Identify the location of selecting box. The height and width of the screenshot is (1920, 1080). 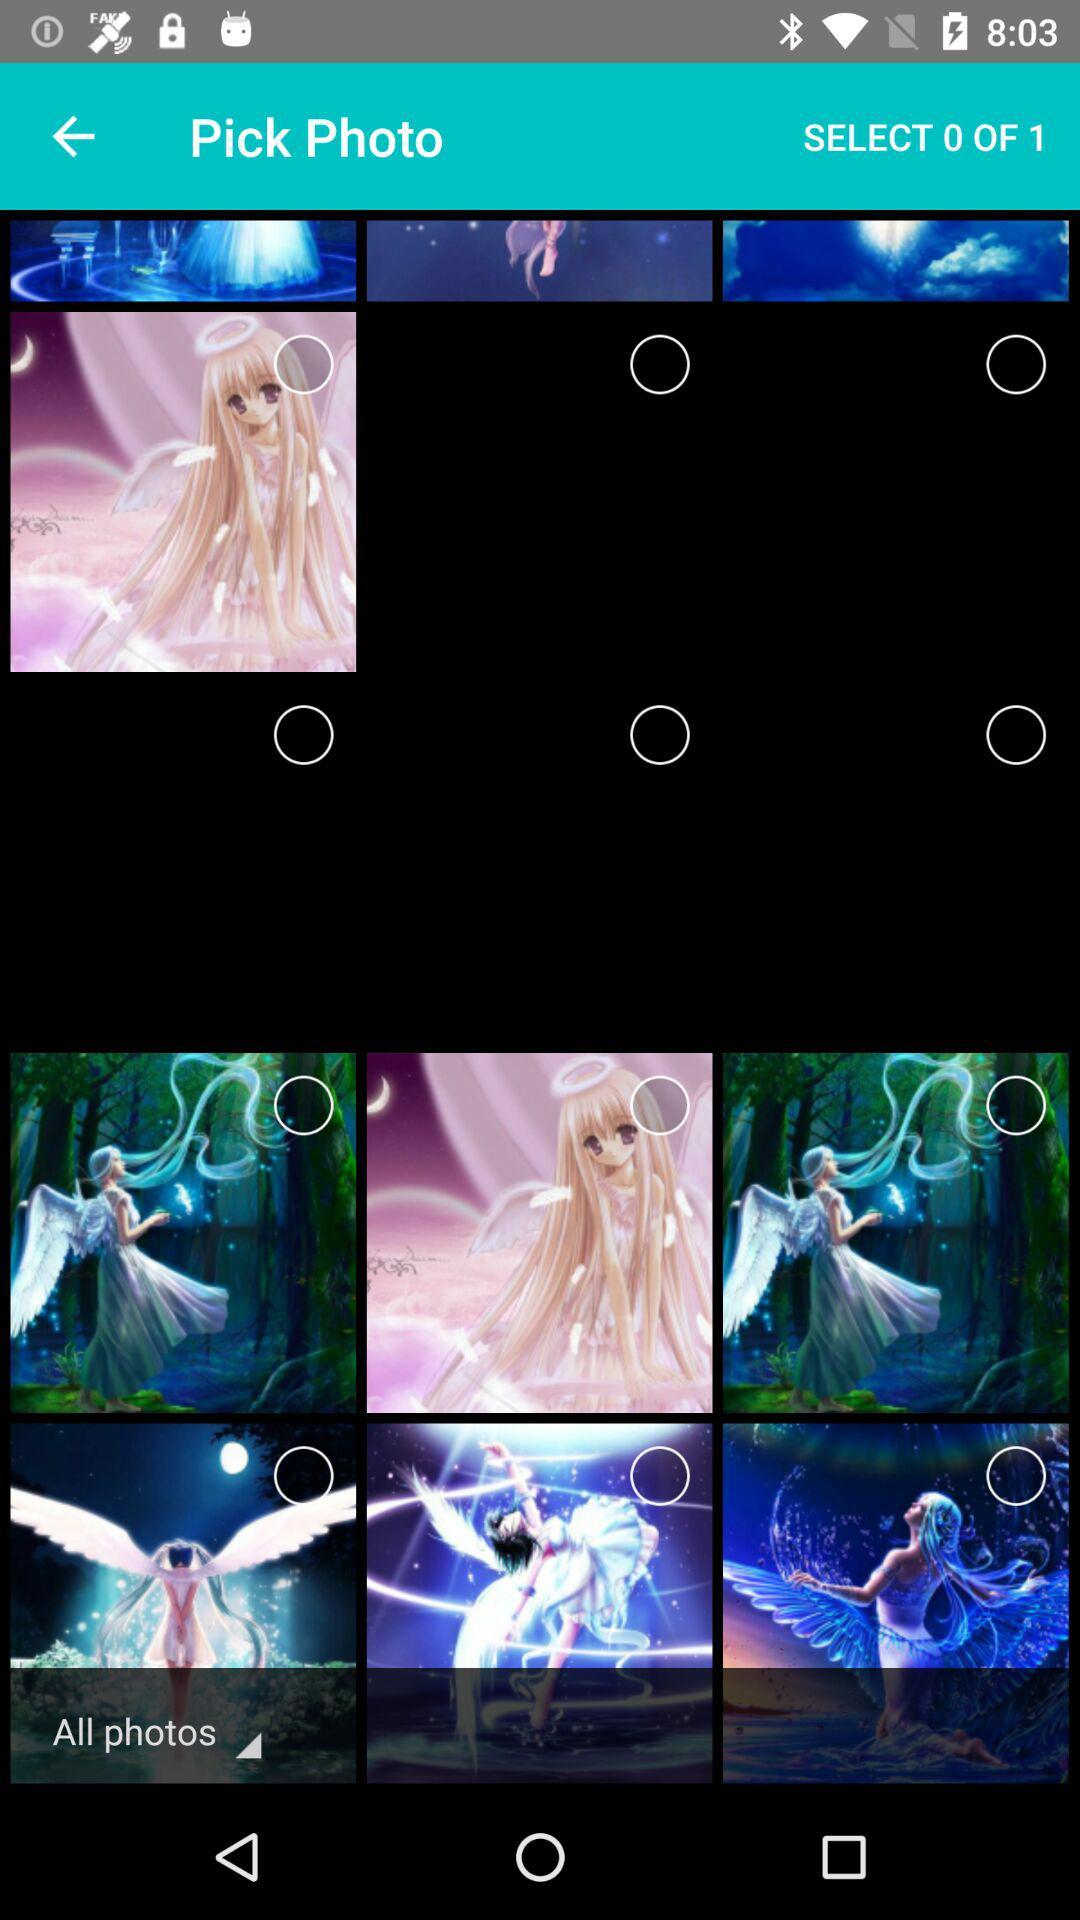
(659, 364).